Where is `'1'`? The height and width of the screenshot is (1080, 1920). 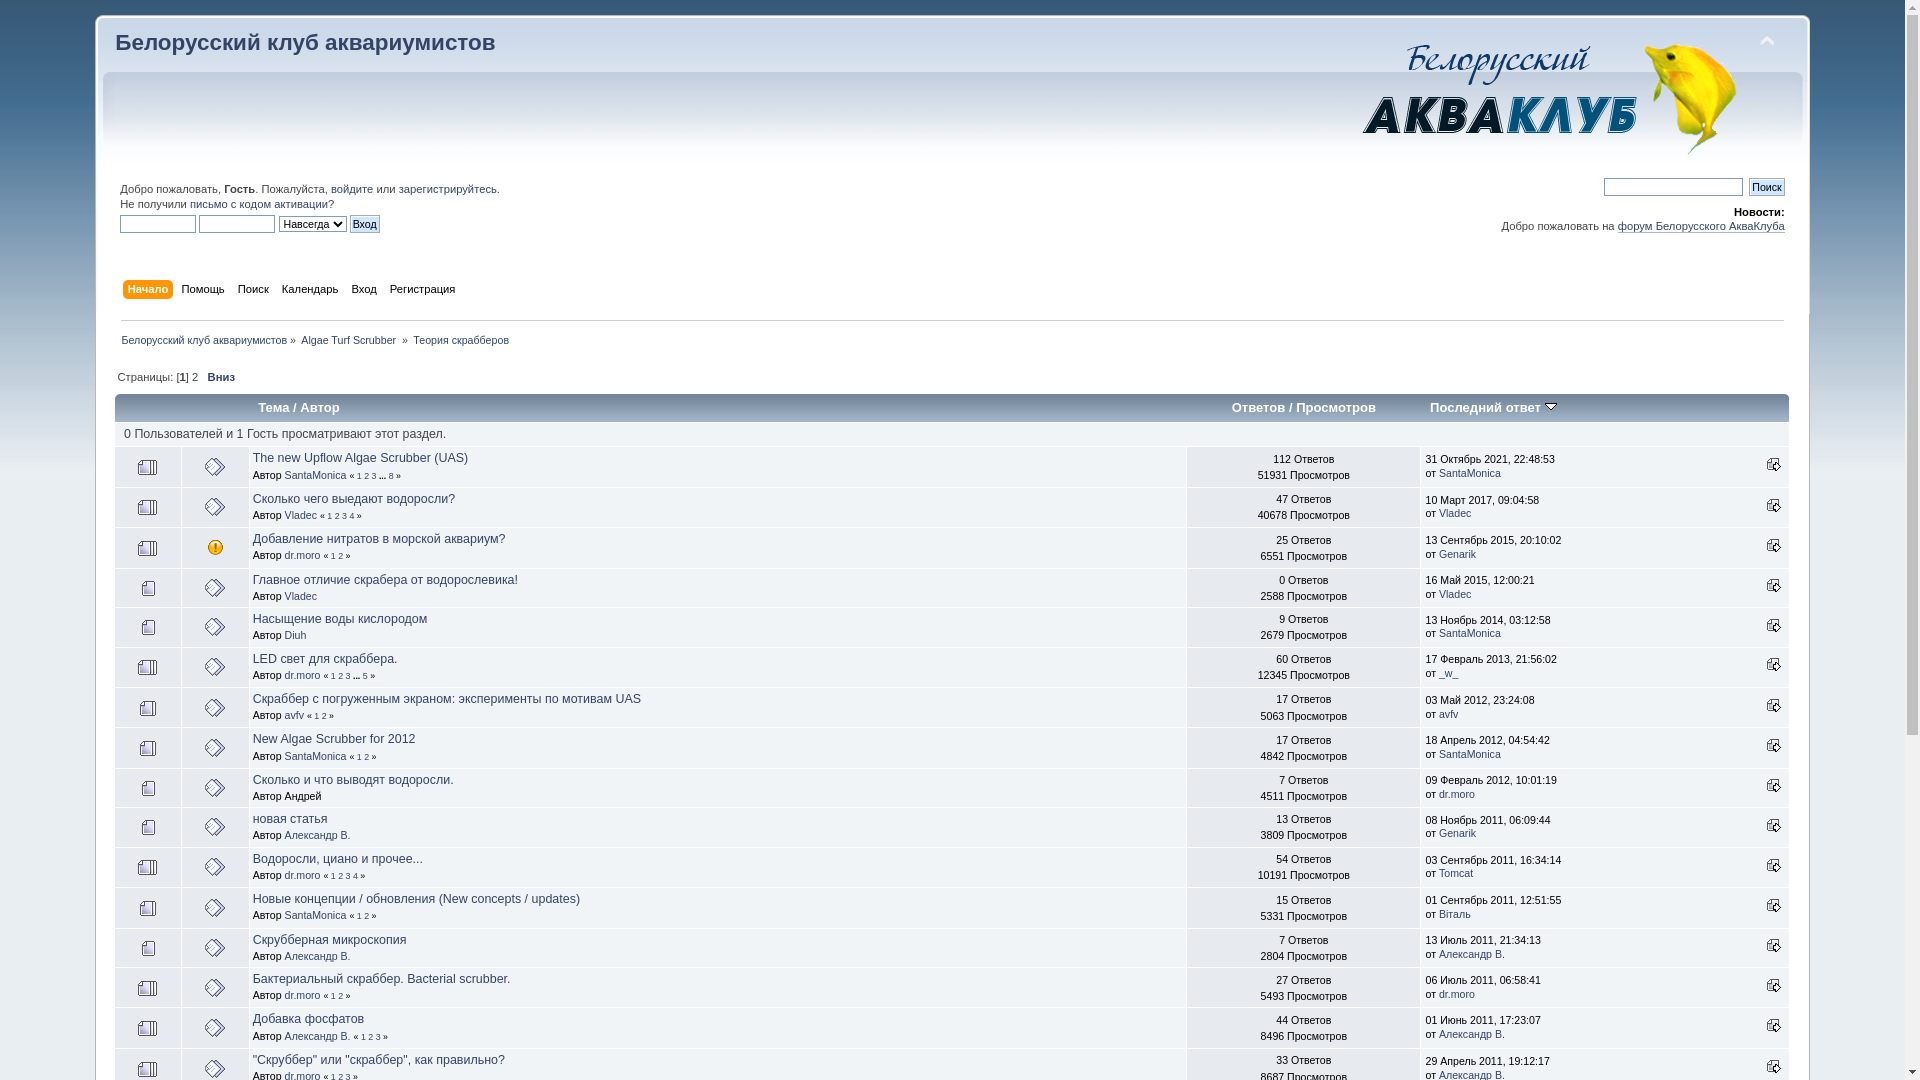 '1' is located at coordinates (359, 915).